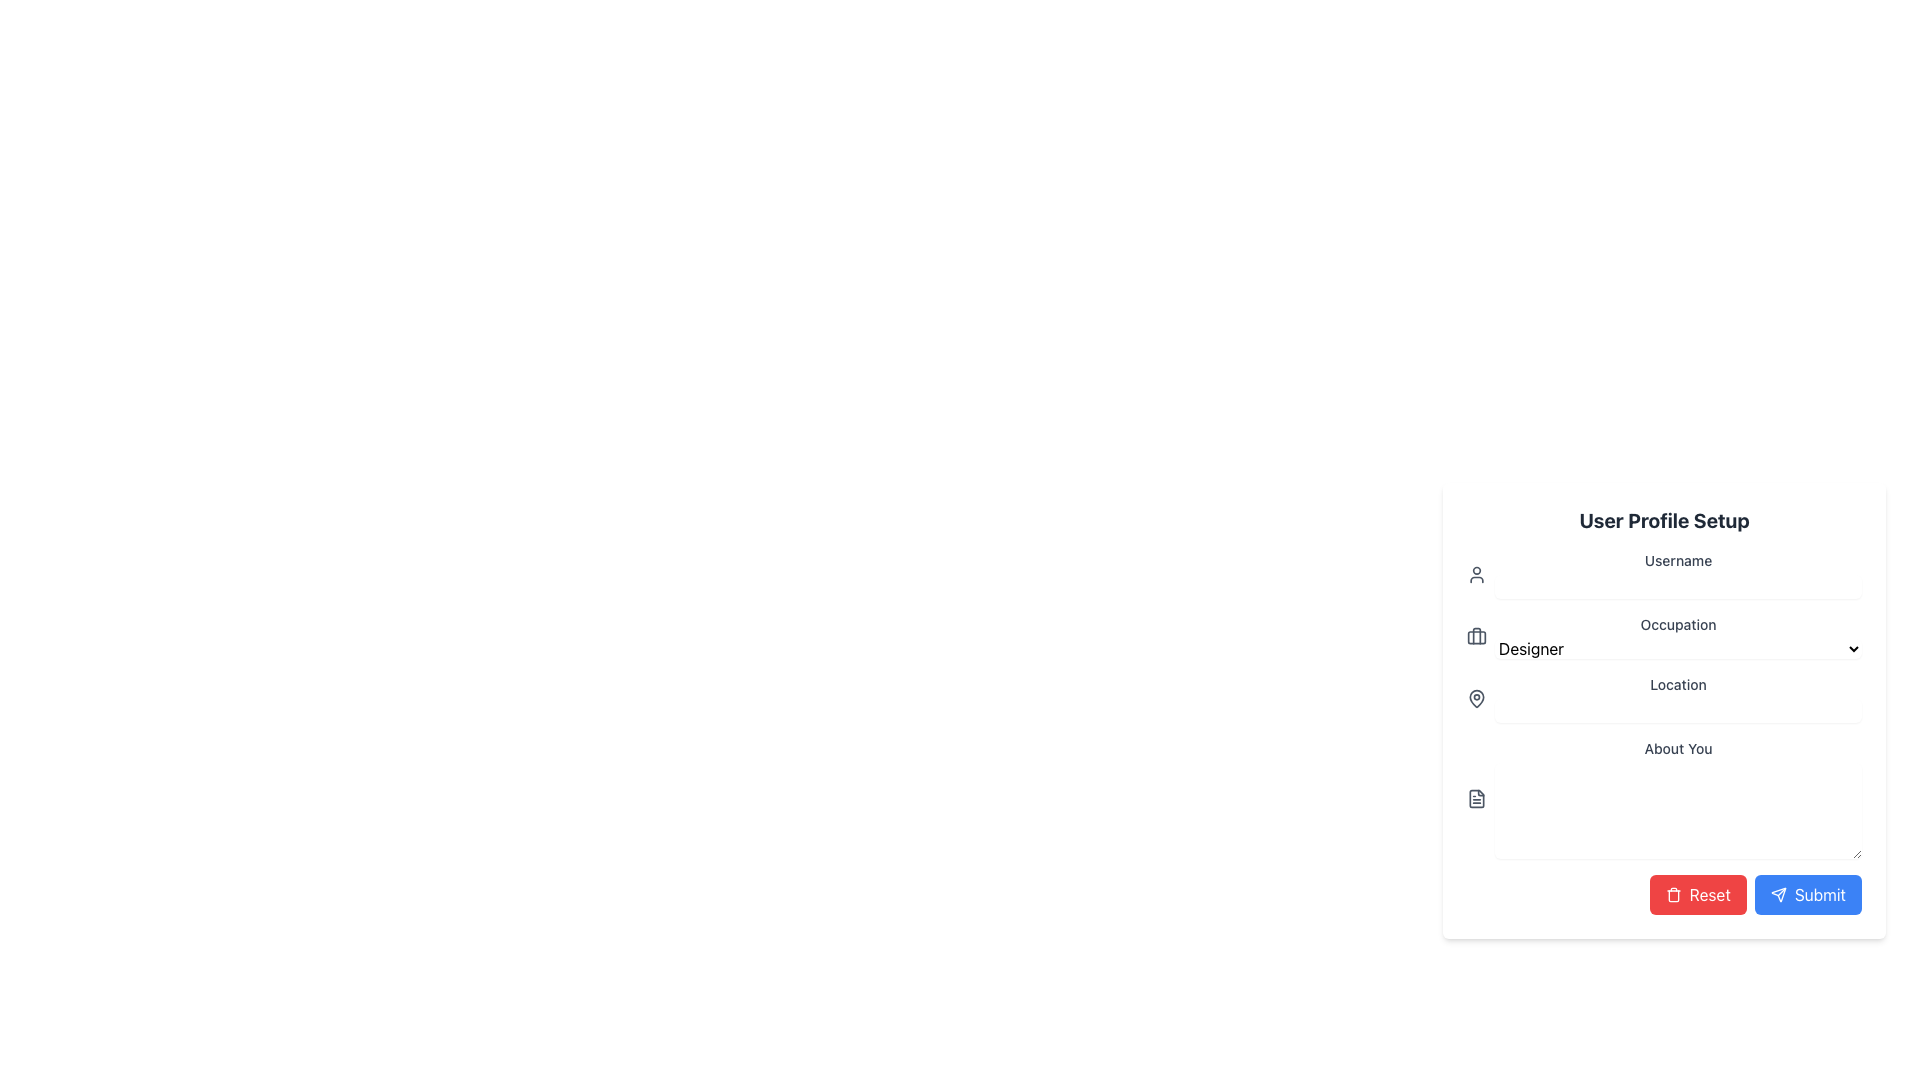 Image resolution: width=1920 pixels, height=1080 pixels. I want to click on the pin icon, which is a map pin shape located to the left of the 'Location' text input field in the User Profile Setup form, so click(1477, 697).